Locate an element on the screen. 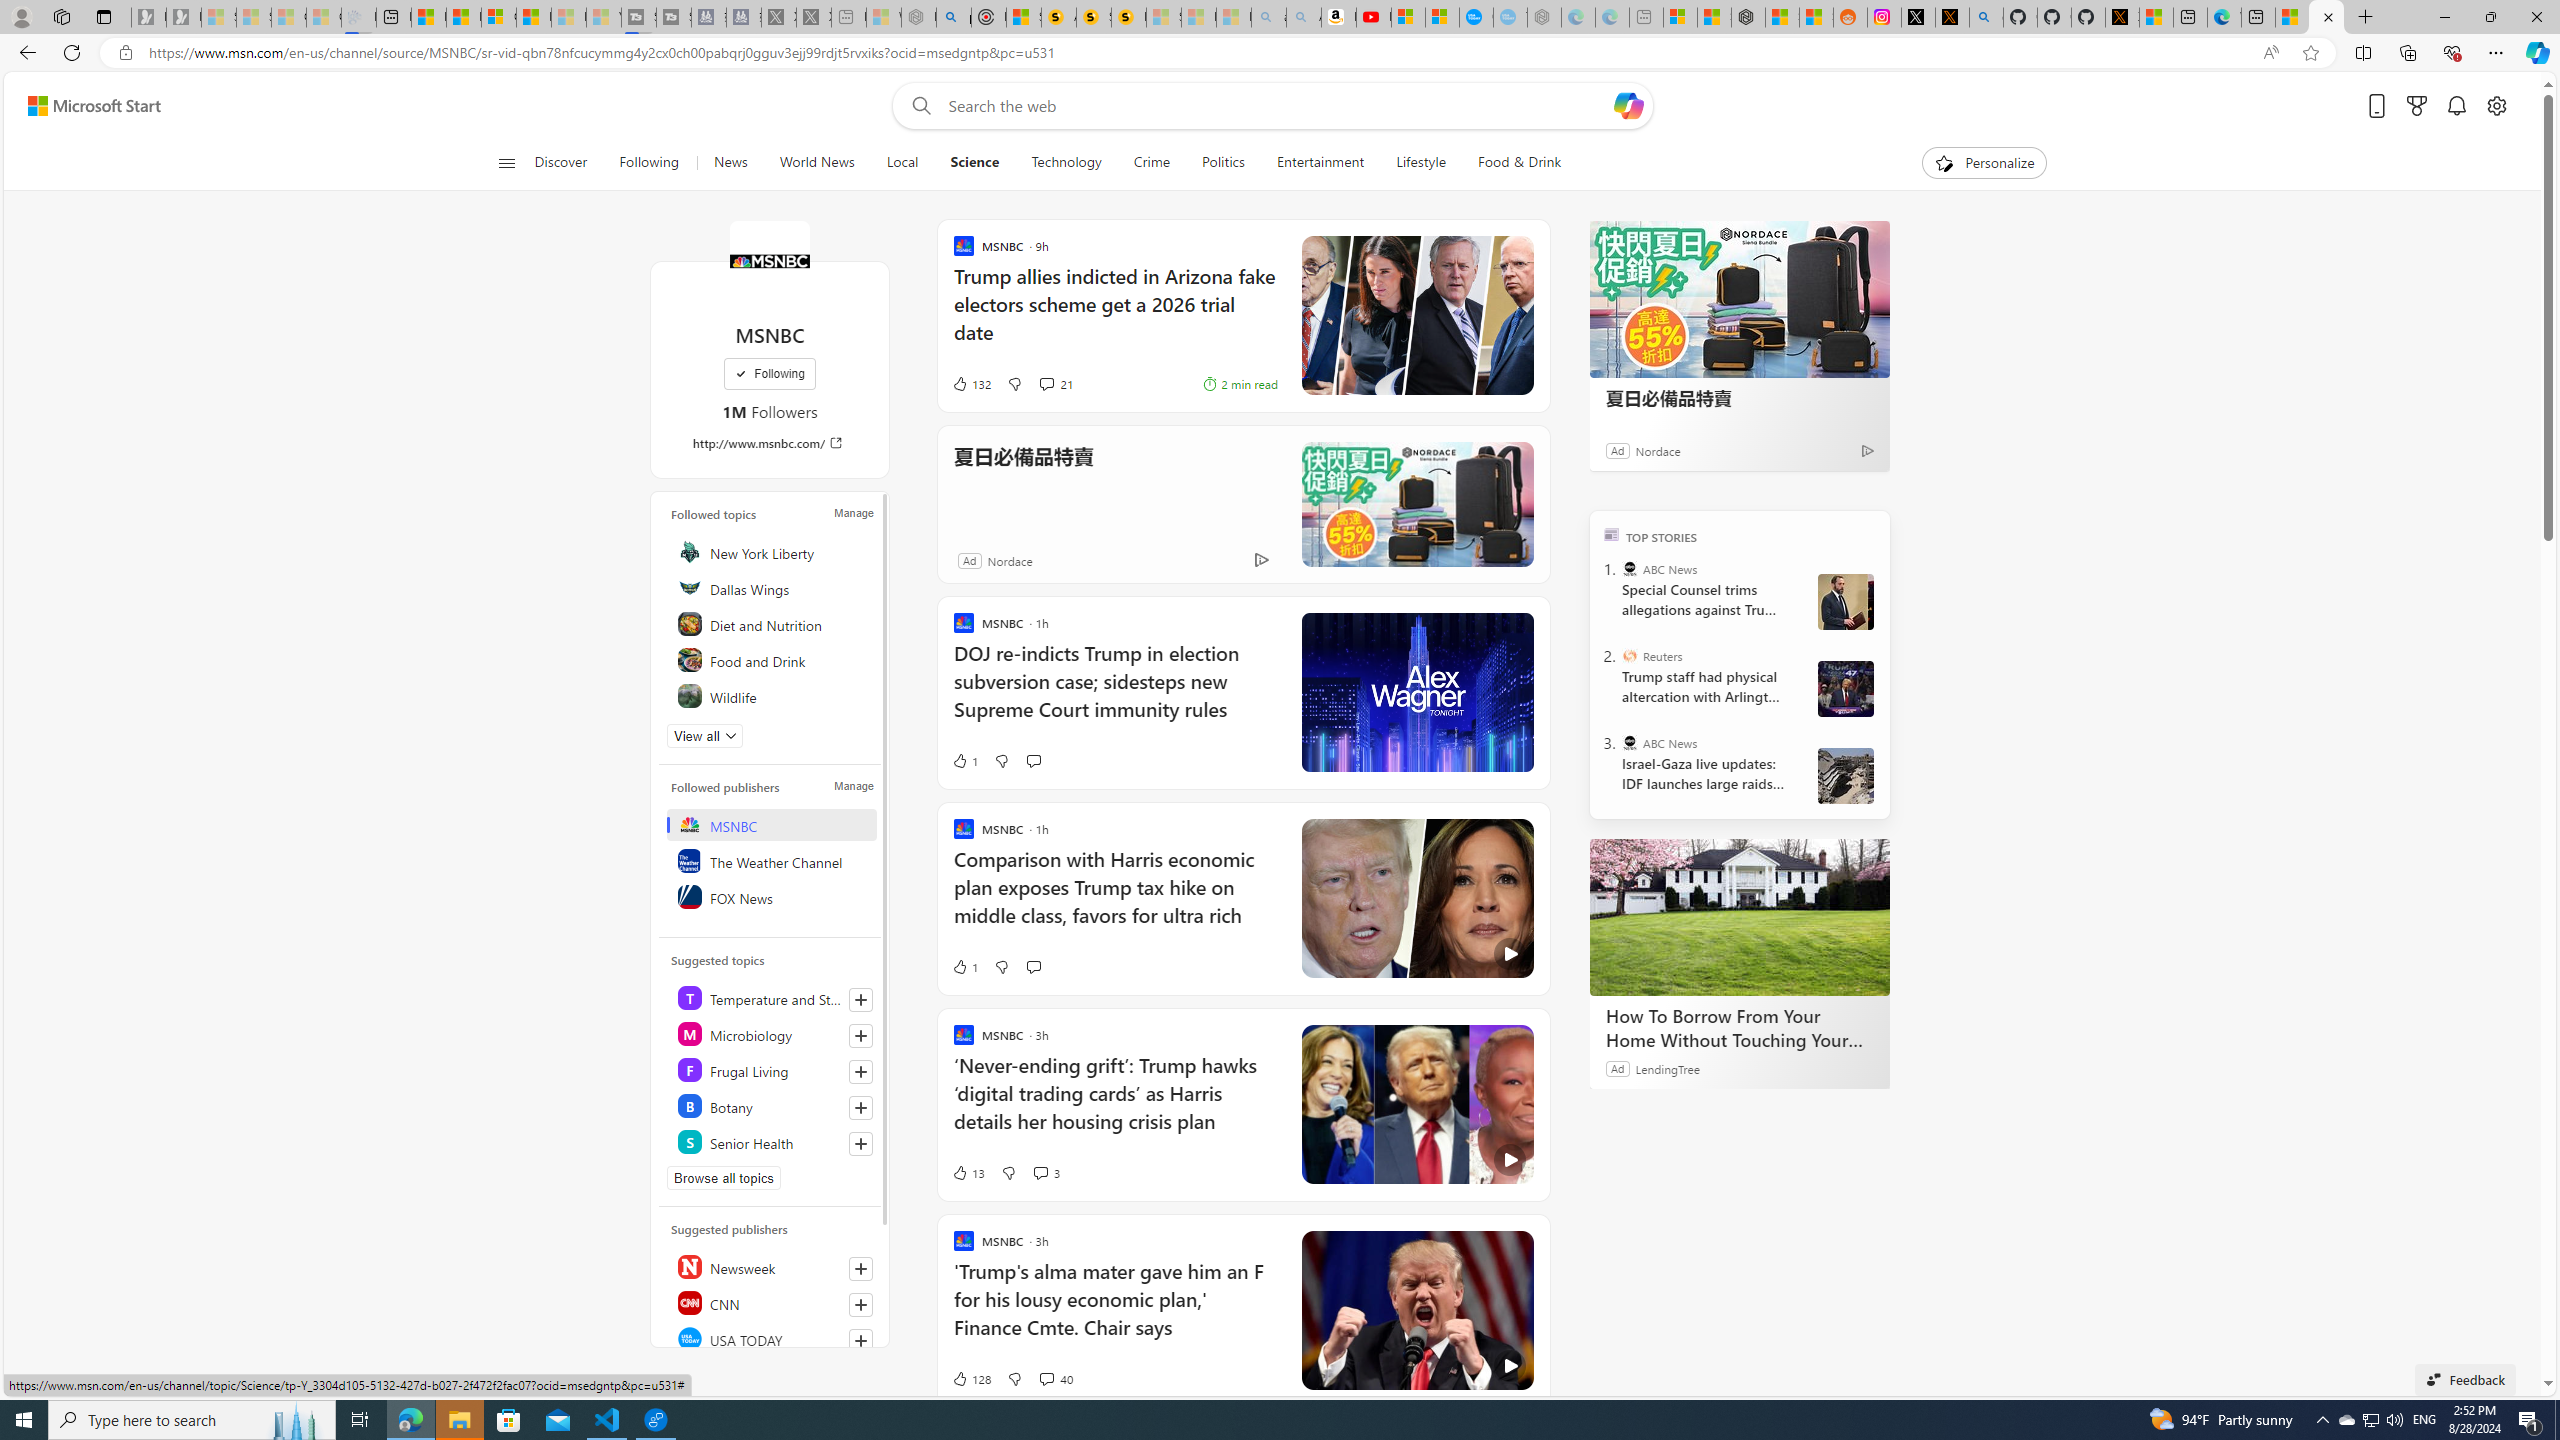  'Open navigation menu' is located at coordinates (505, 161).